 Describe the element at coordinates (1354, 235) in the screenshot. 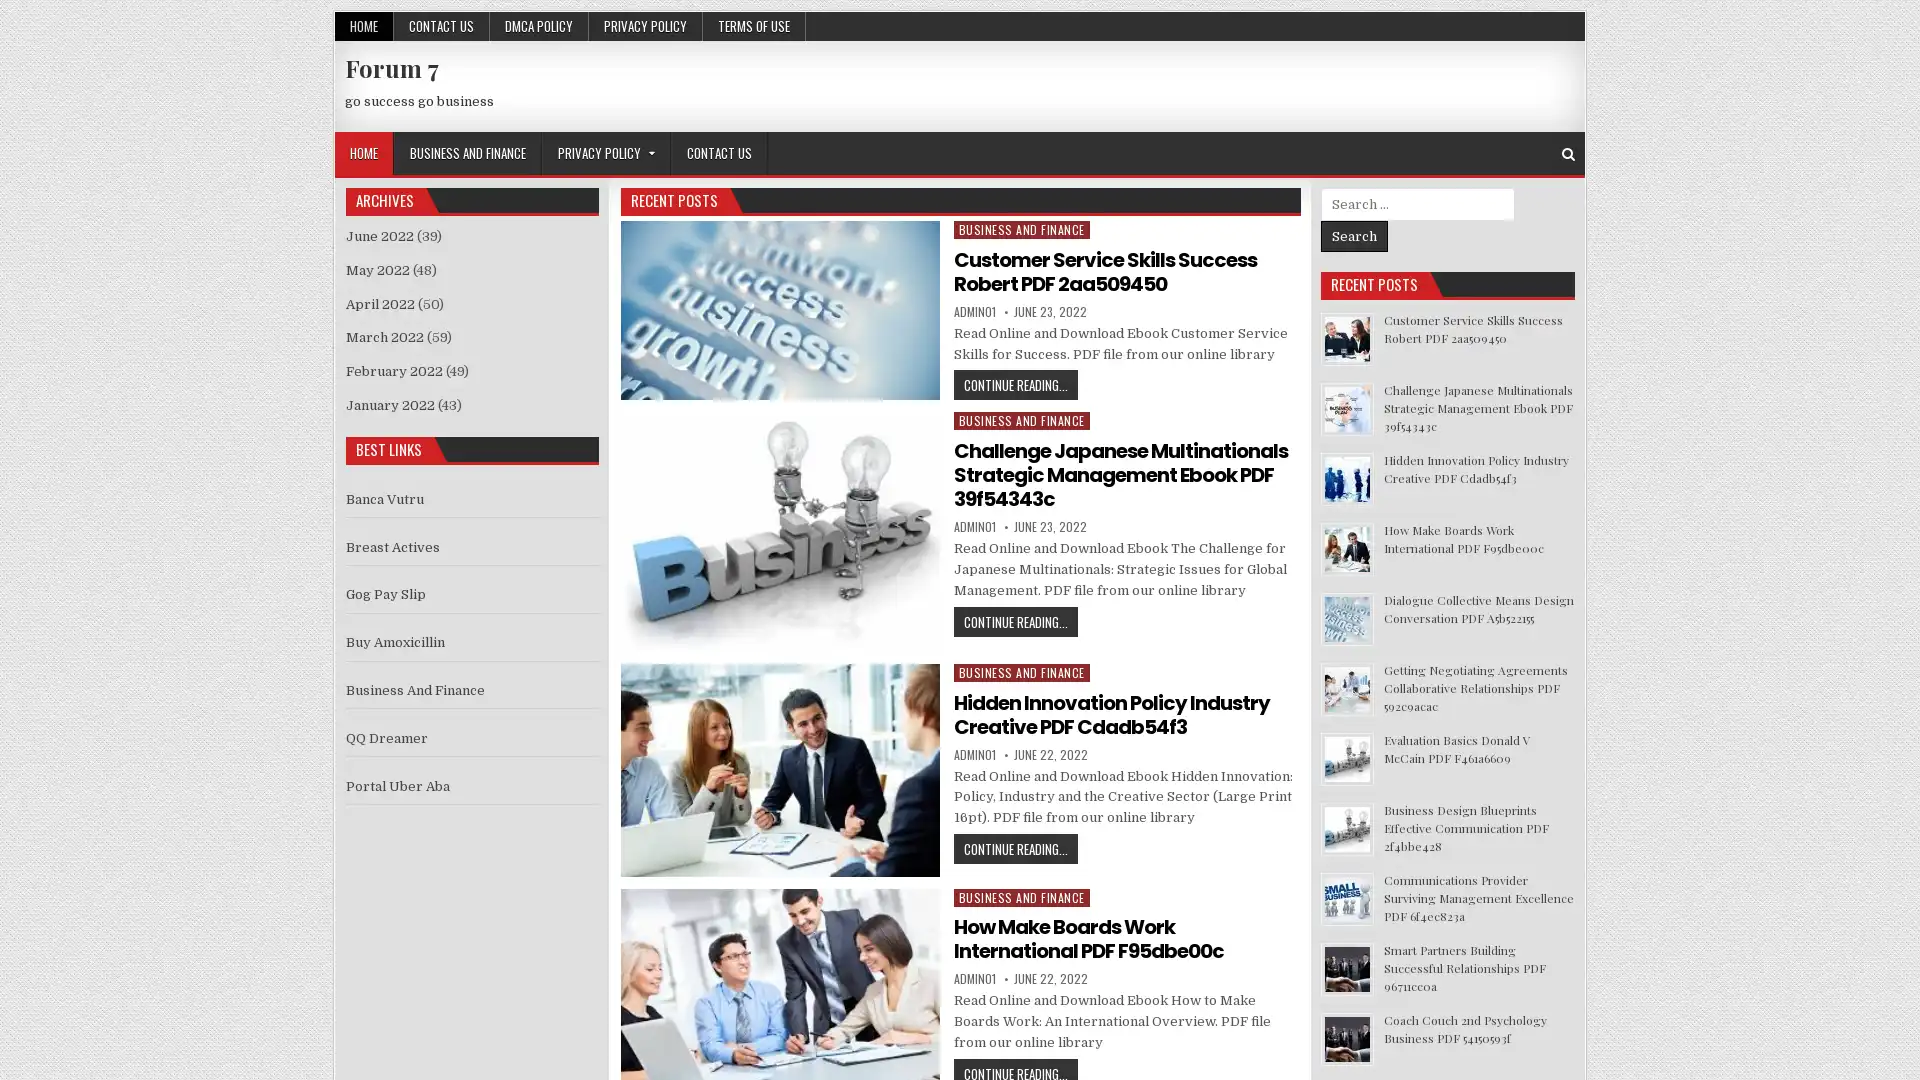

I see `Search` at that location.